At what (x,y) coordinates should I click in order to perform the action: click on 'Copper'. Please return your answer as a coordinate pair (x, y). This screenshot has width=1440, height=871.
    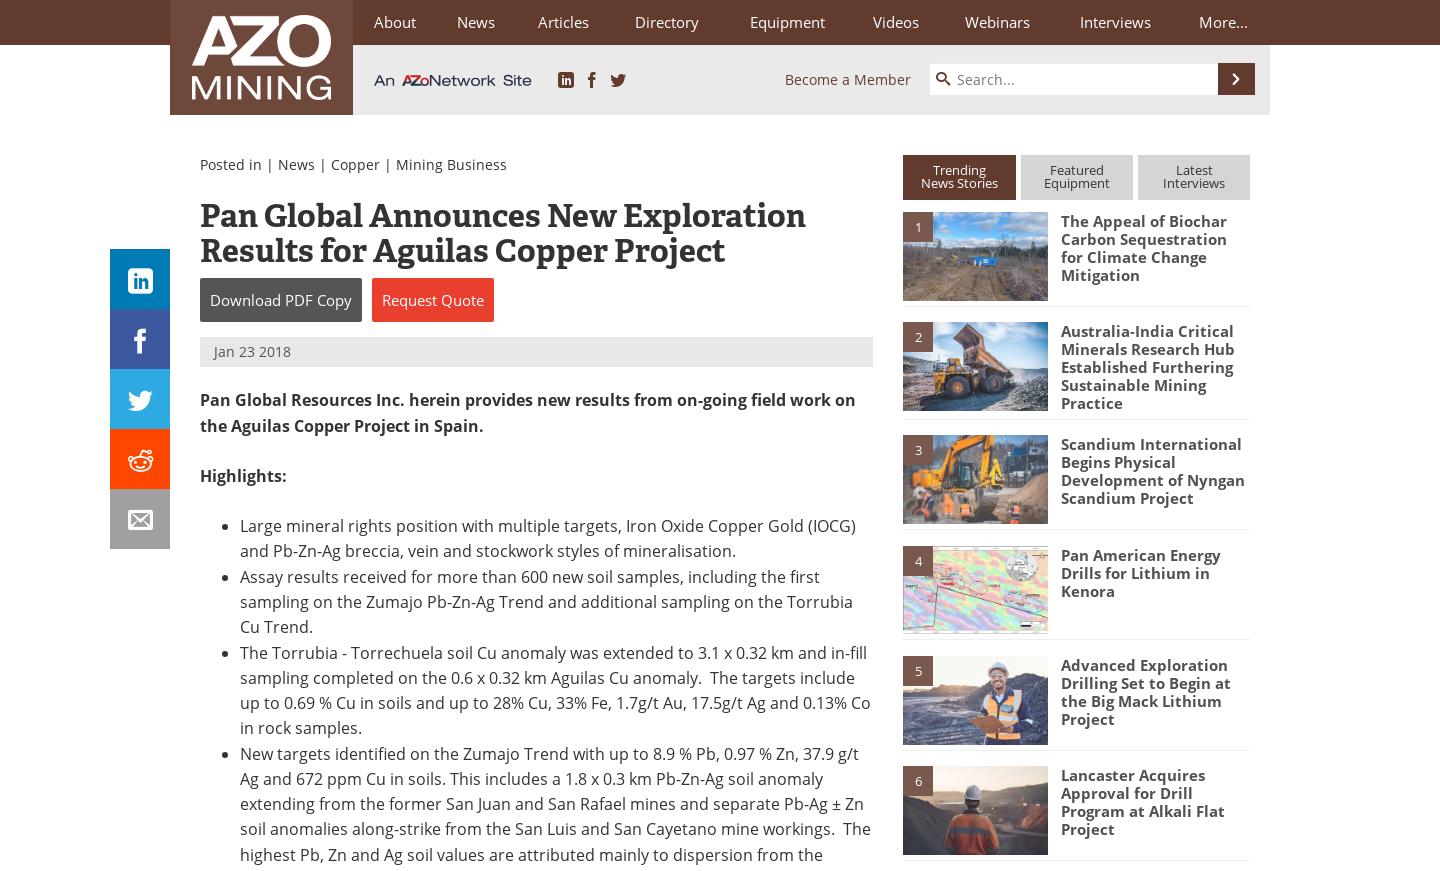
    Looking at the image, I should click on (355, 164).